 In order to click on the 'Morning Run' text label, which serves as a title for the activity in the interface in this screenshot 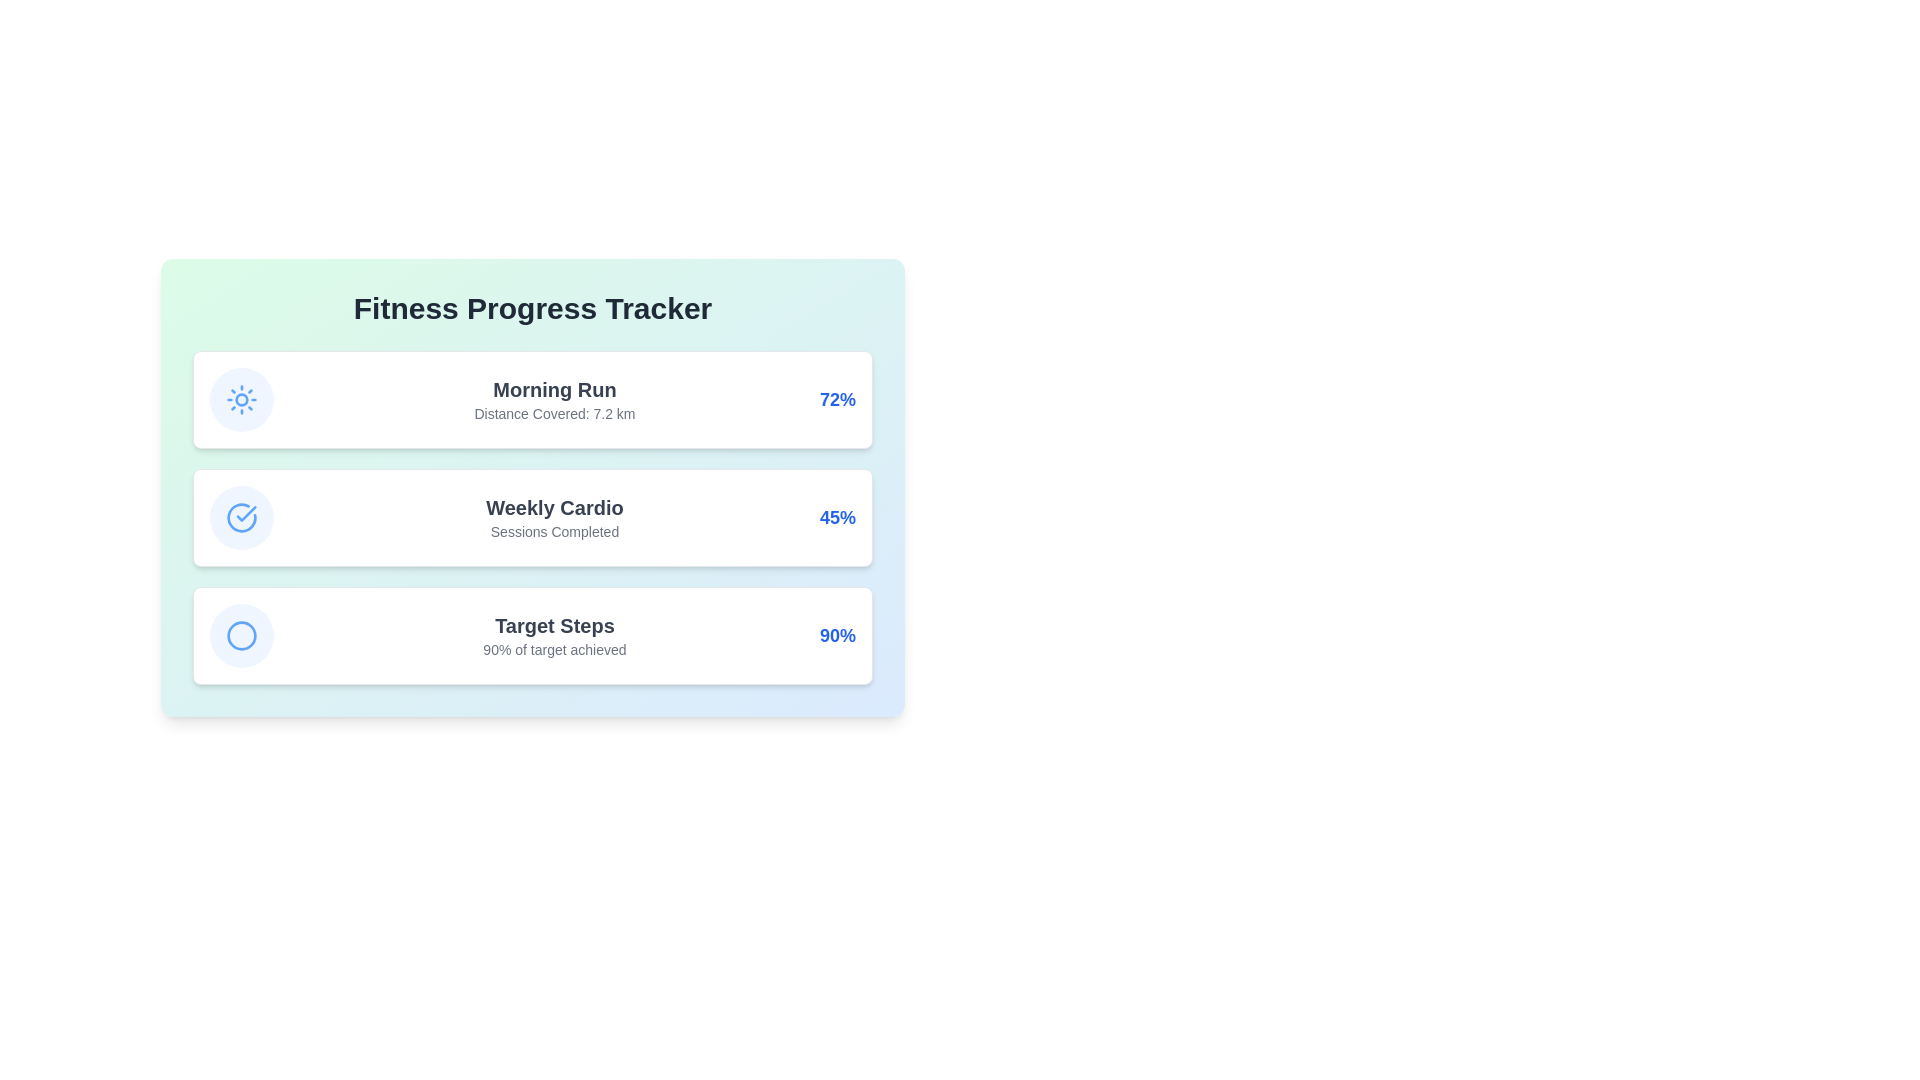, I will do `click(555, 389)`.